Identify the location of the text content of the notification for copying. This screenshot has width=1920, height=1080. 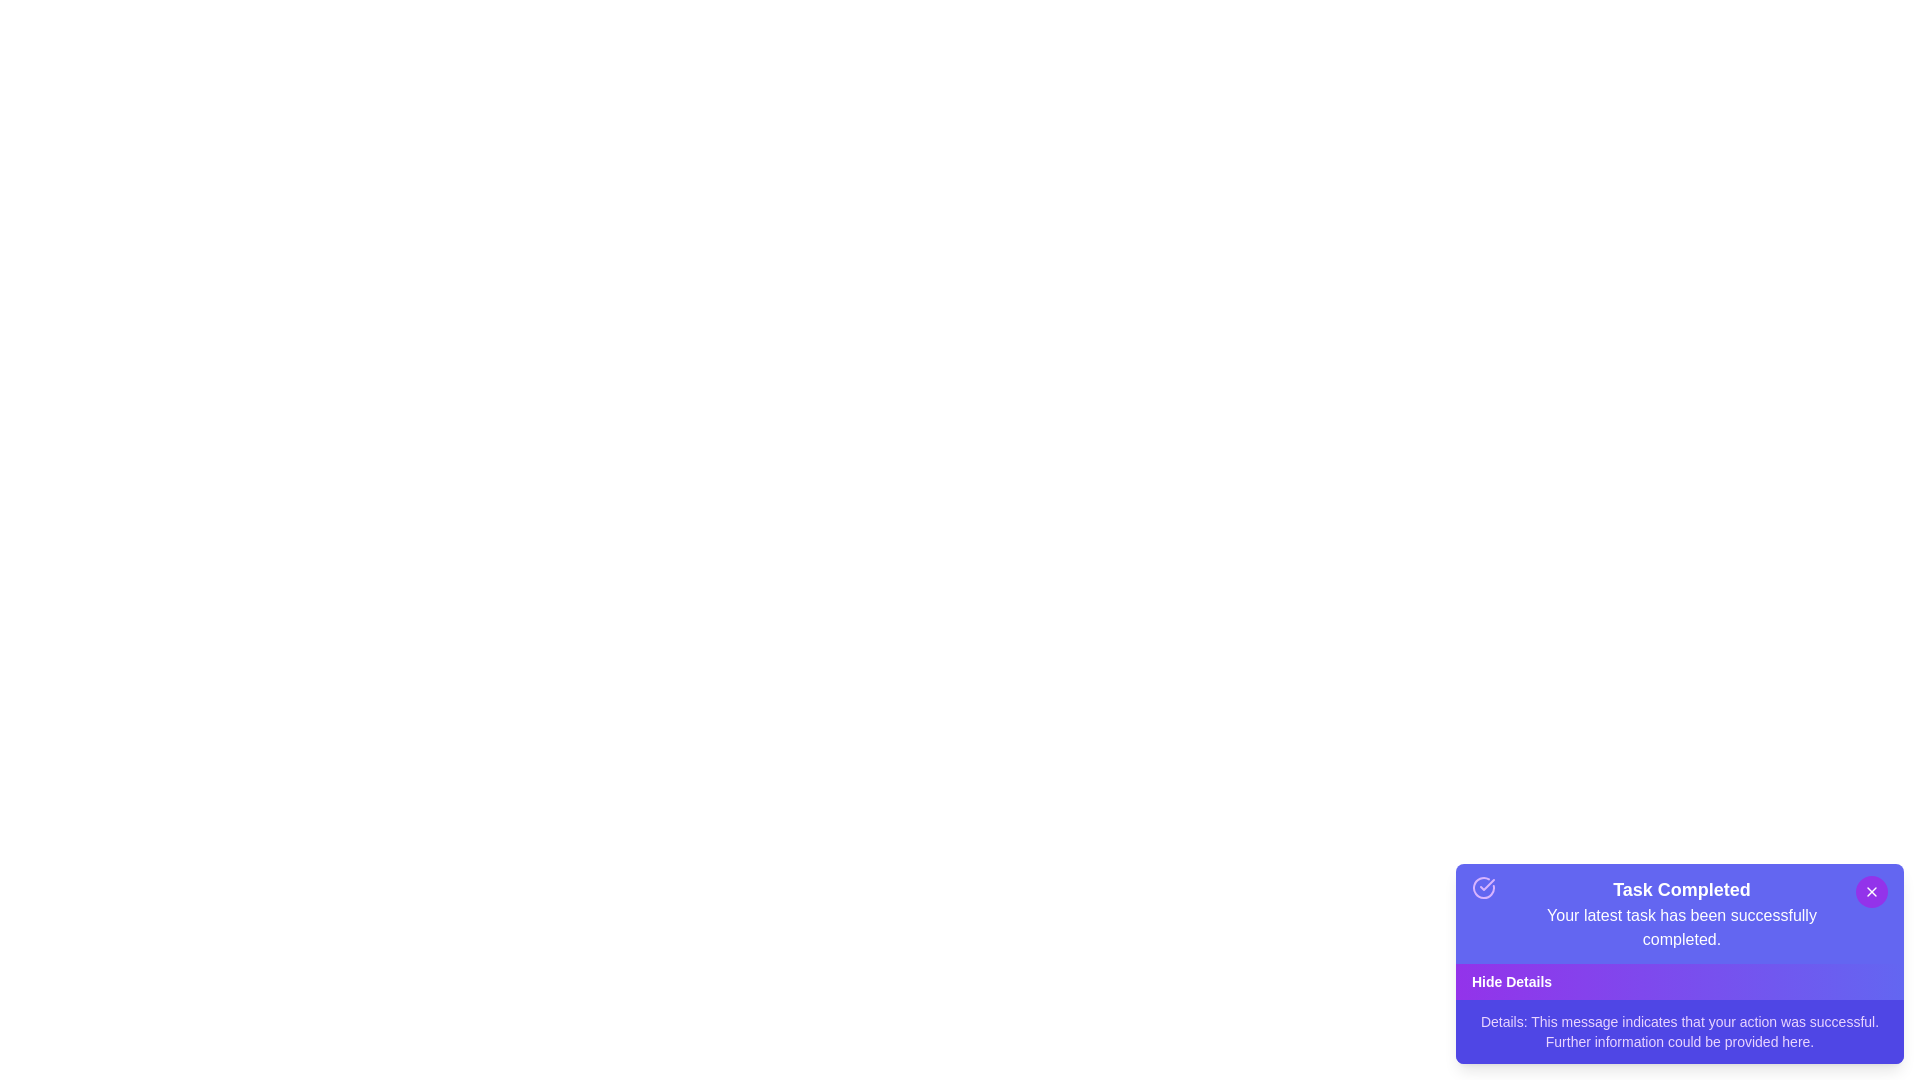
(1680, 914).